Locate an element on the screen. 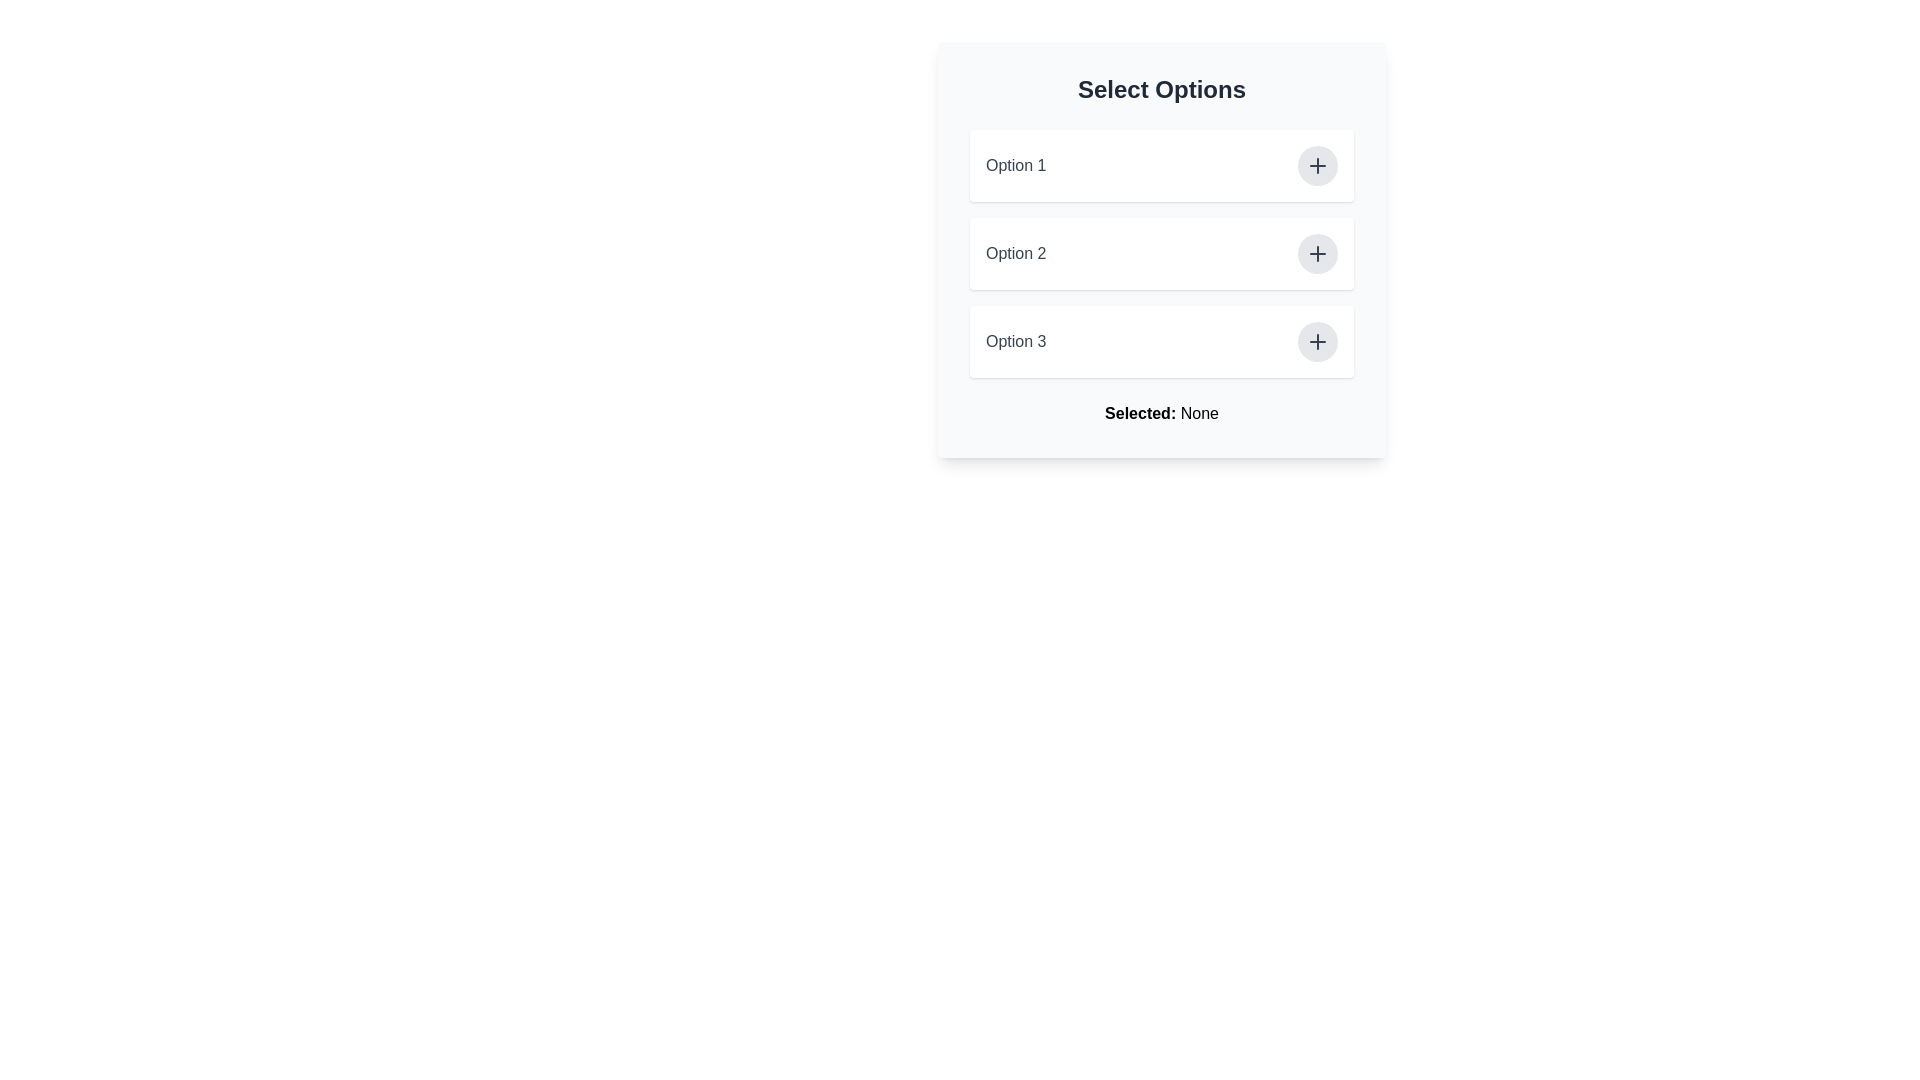 Image resolution: width=1920 pixels, height=1080 pixels. the small gray plus icon with a circular outline and cross shape located on the far right of the first option row is located at coordinates (1318, 164).